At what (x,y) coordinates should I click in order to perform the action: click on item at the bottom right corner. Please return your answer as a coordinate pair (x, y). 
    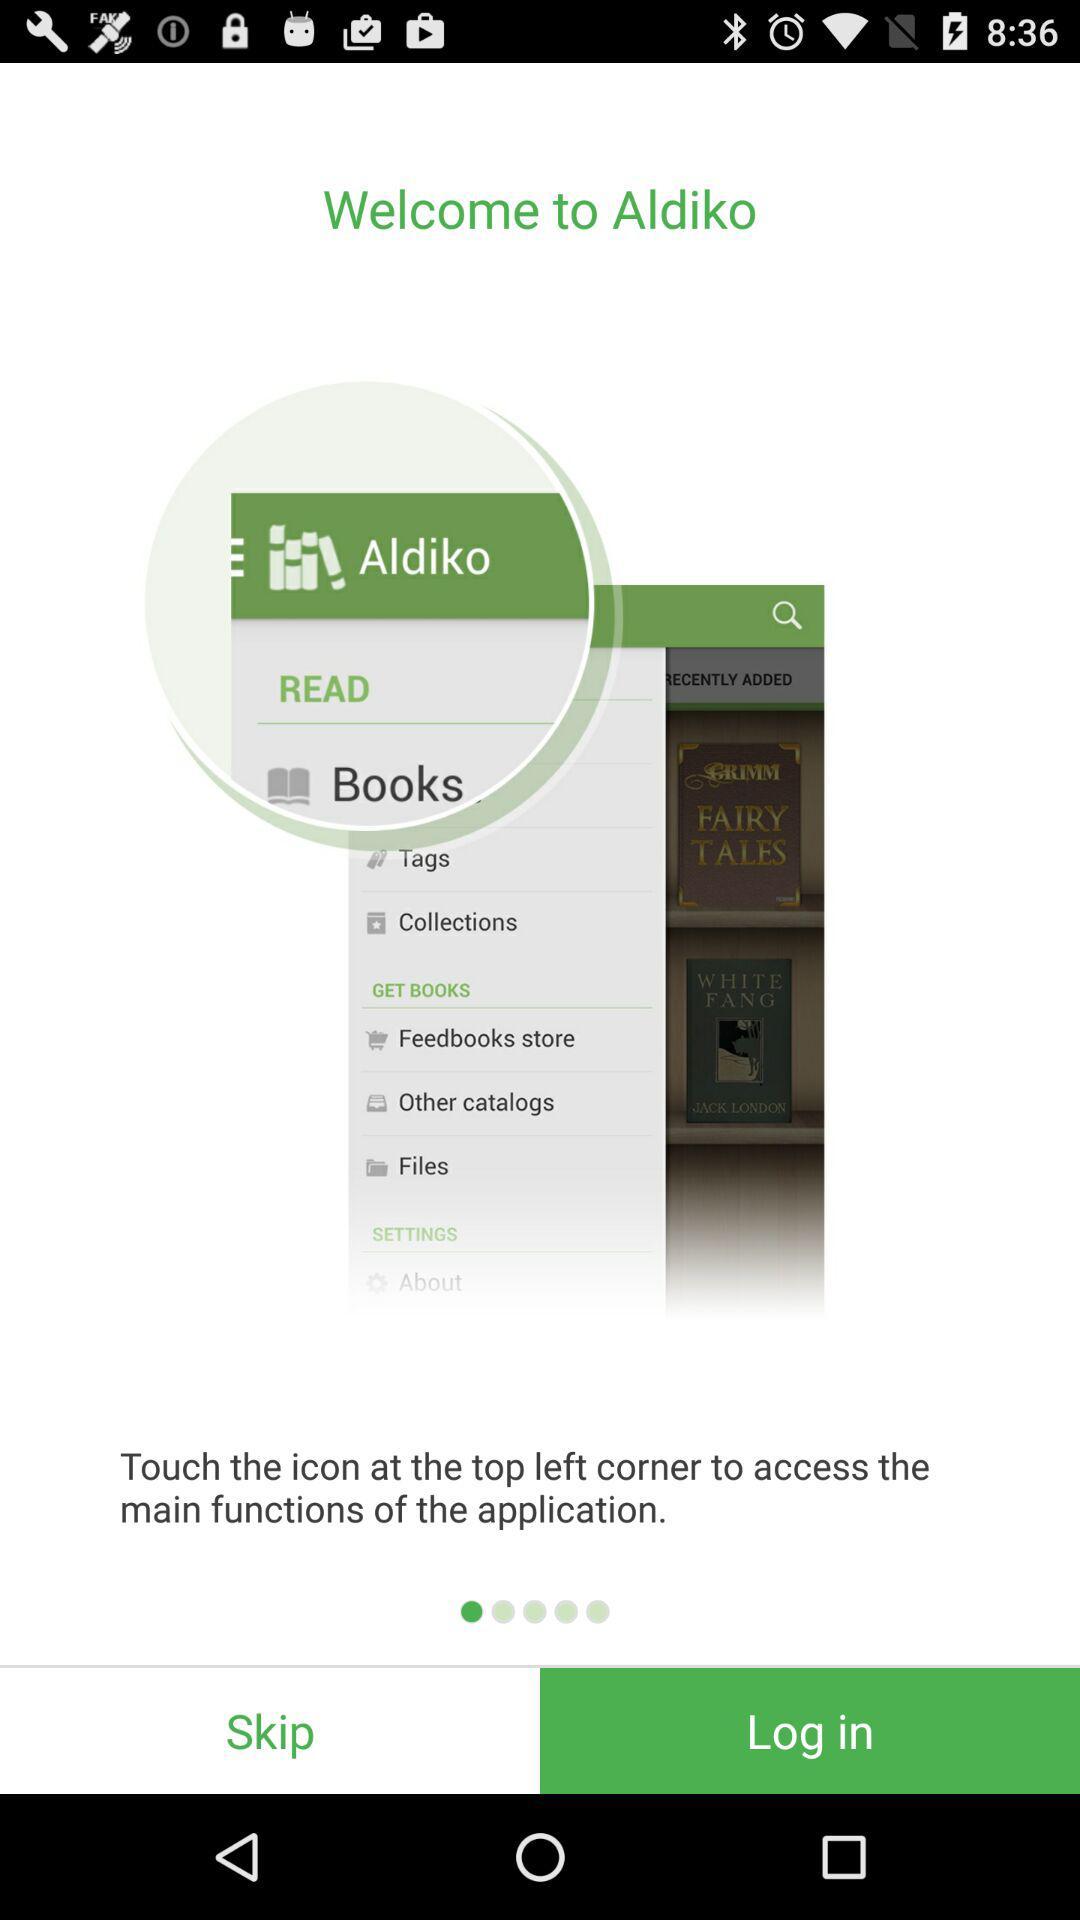
    Looking at the image, I should click on (810, 1730).